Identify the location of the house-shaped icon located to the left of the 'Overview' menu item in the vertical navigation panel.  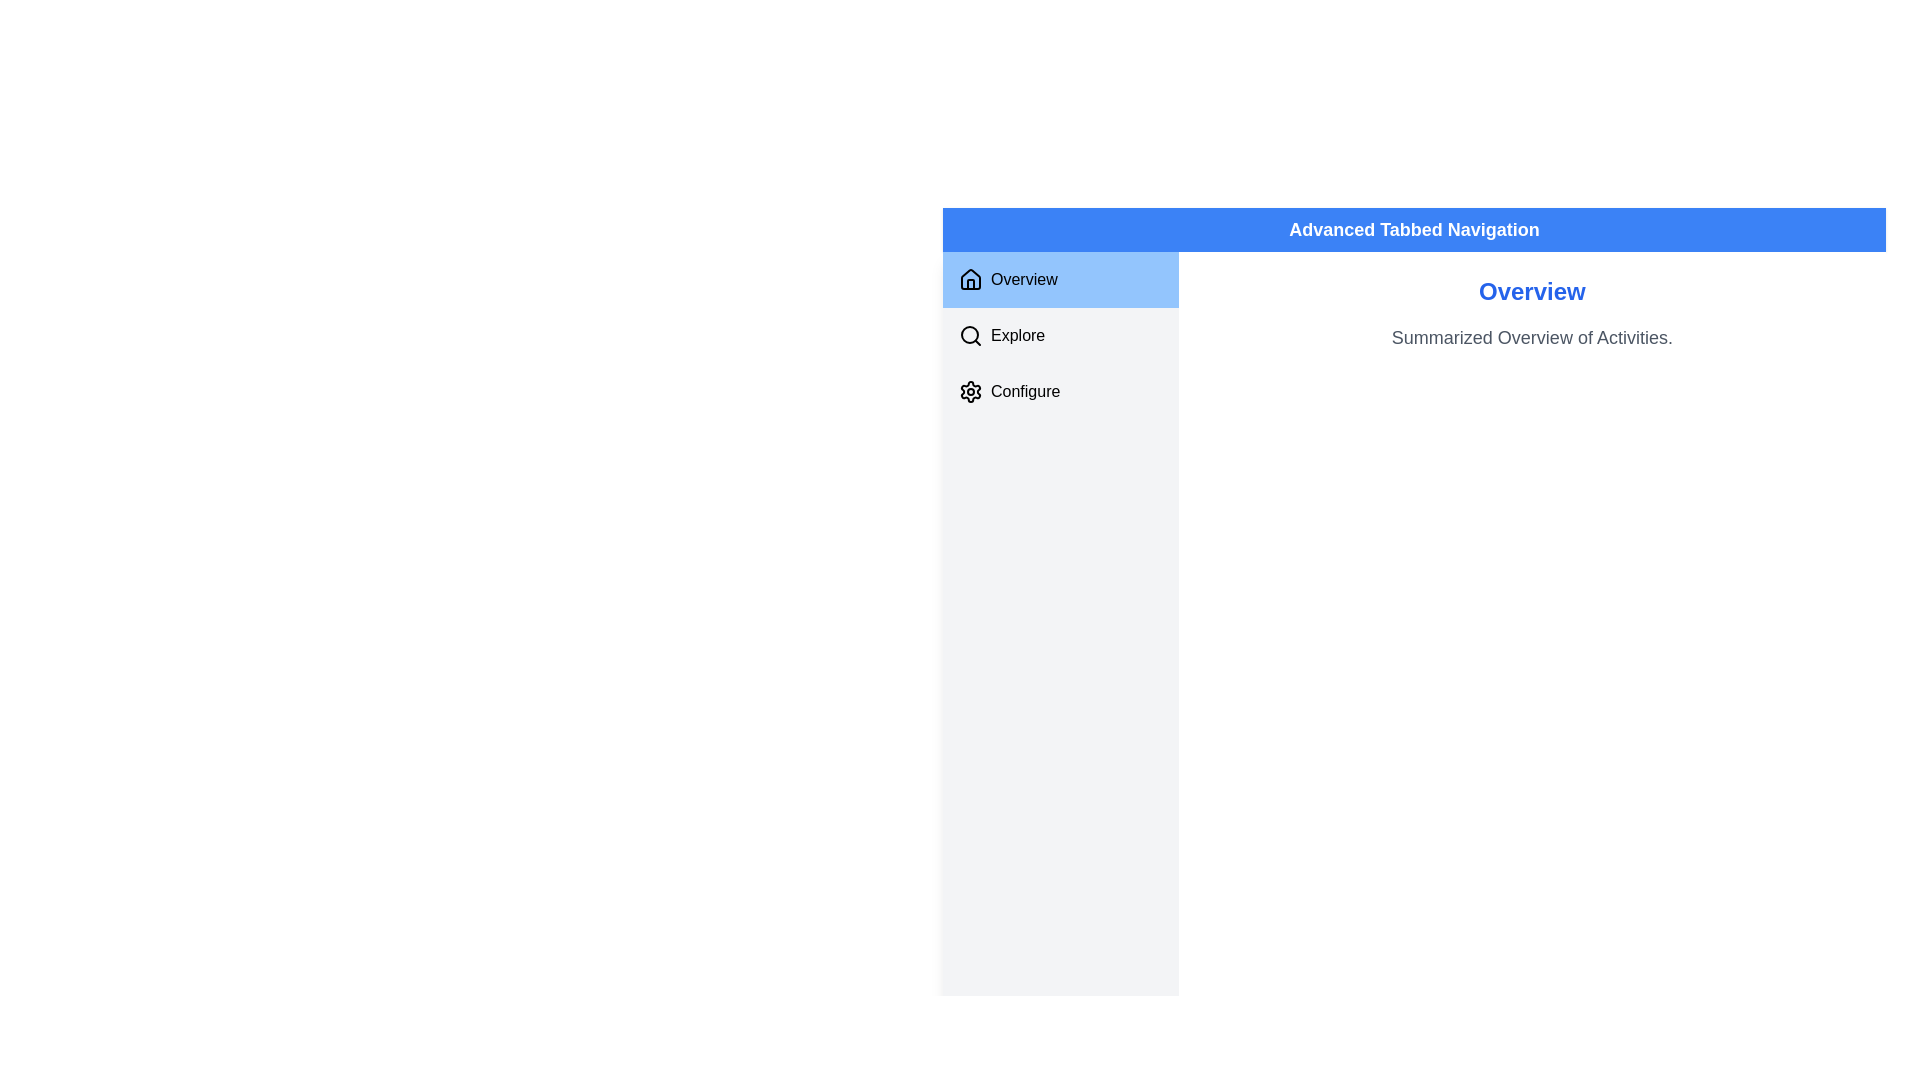
(970, 280).